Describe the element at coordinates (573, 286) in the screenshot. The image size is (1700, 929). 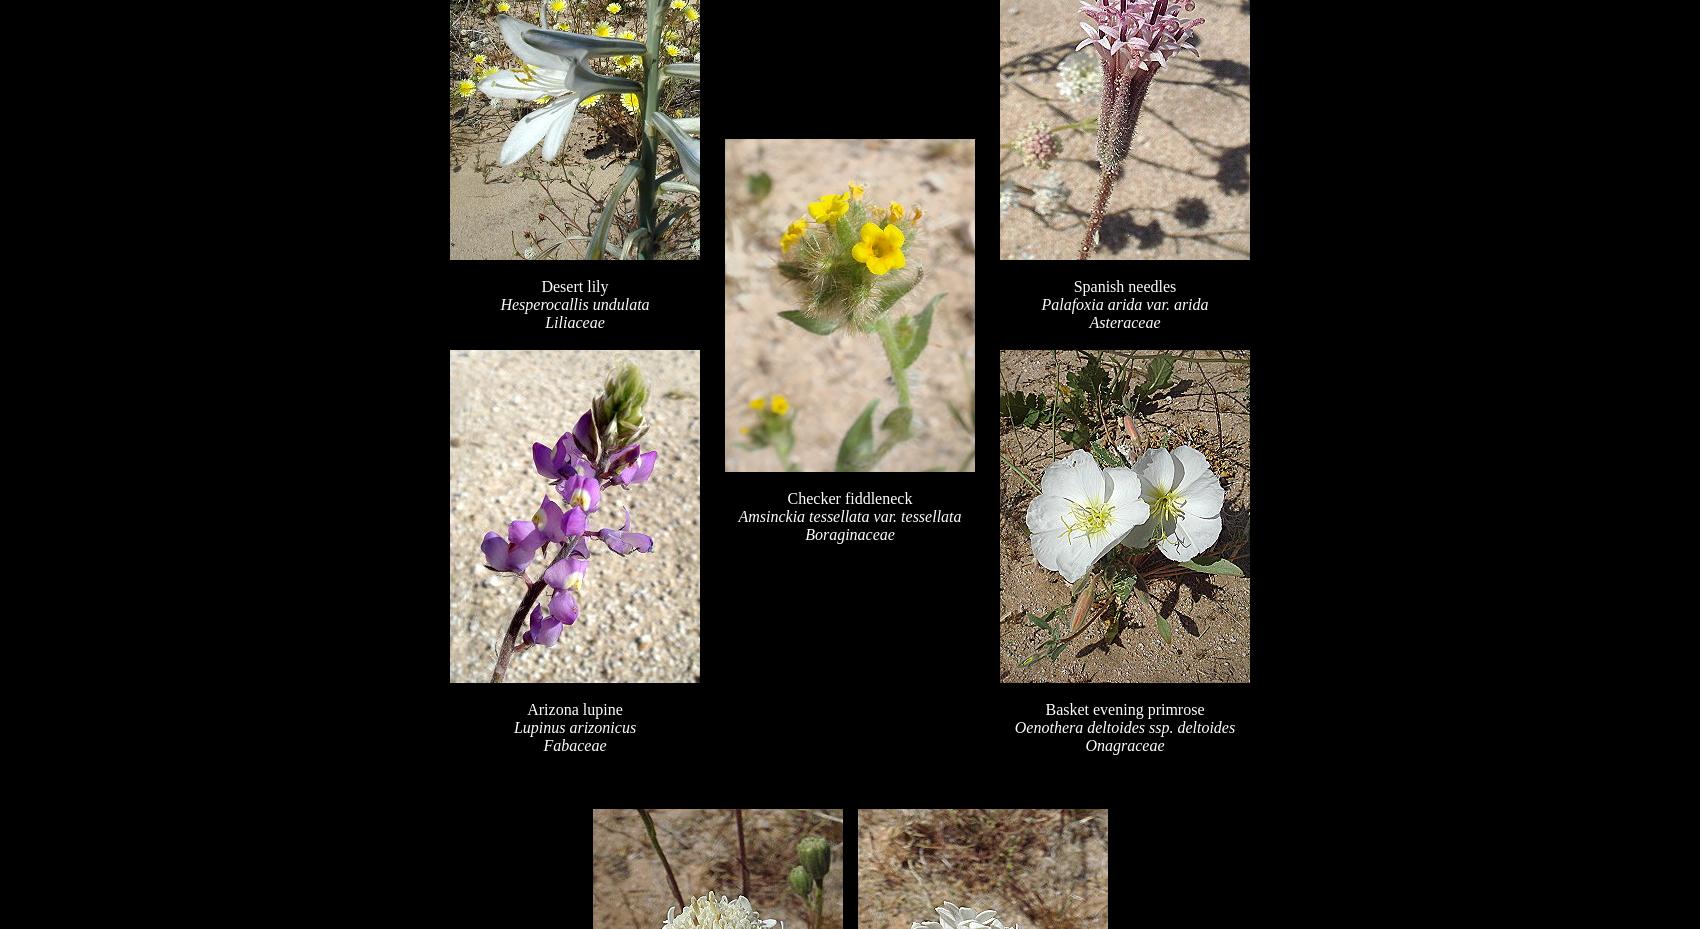
I see `'Desert lily'` at that location.